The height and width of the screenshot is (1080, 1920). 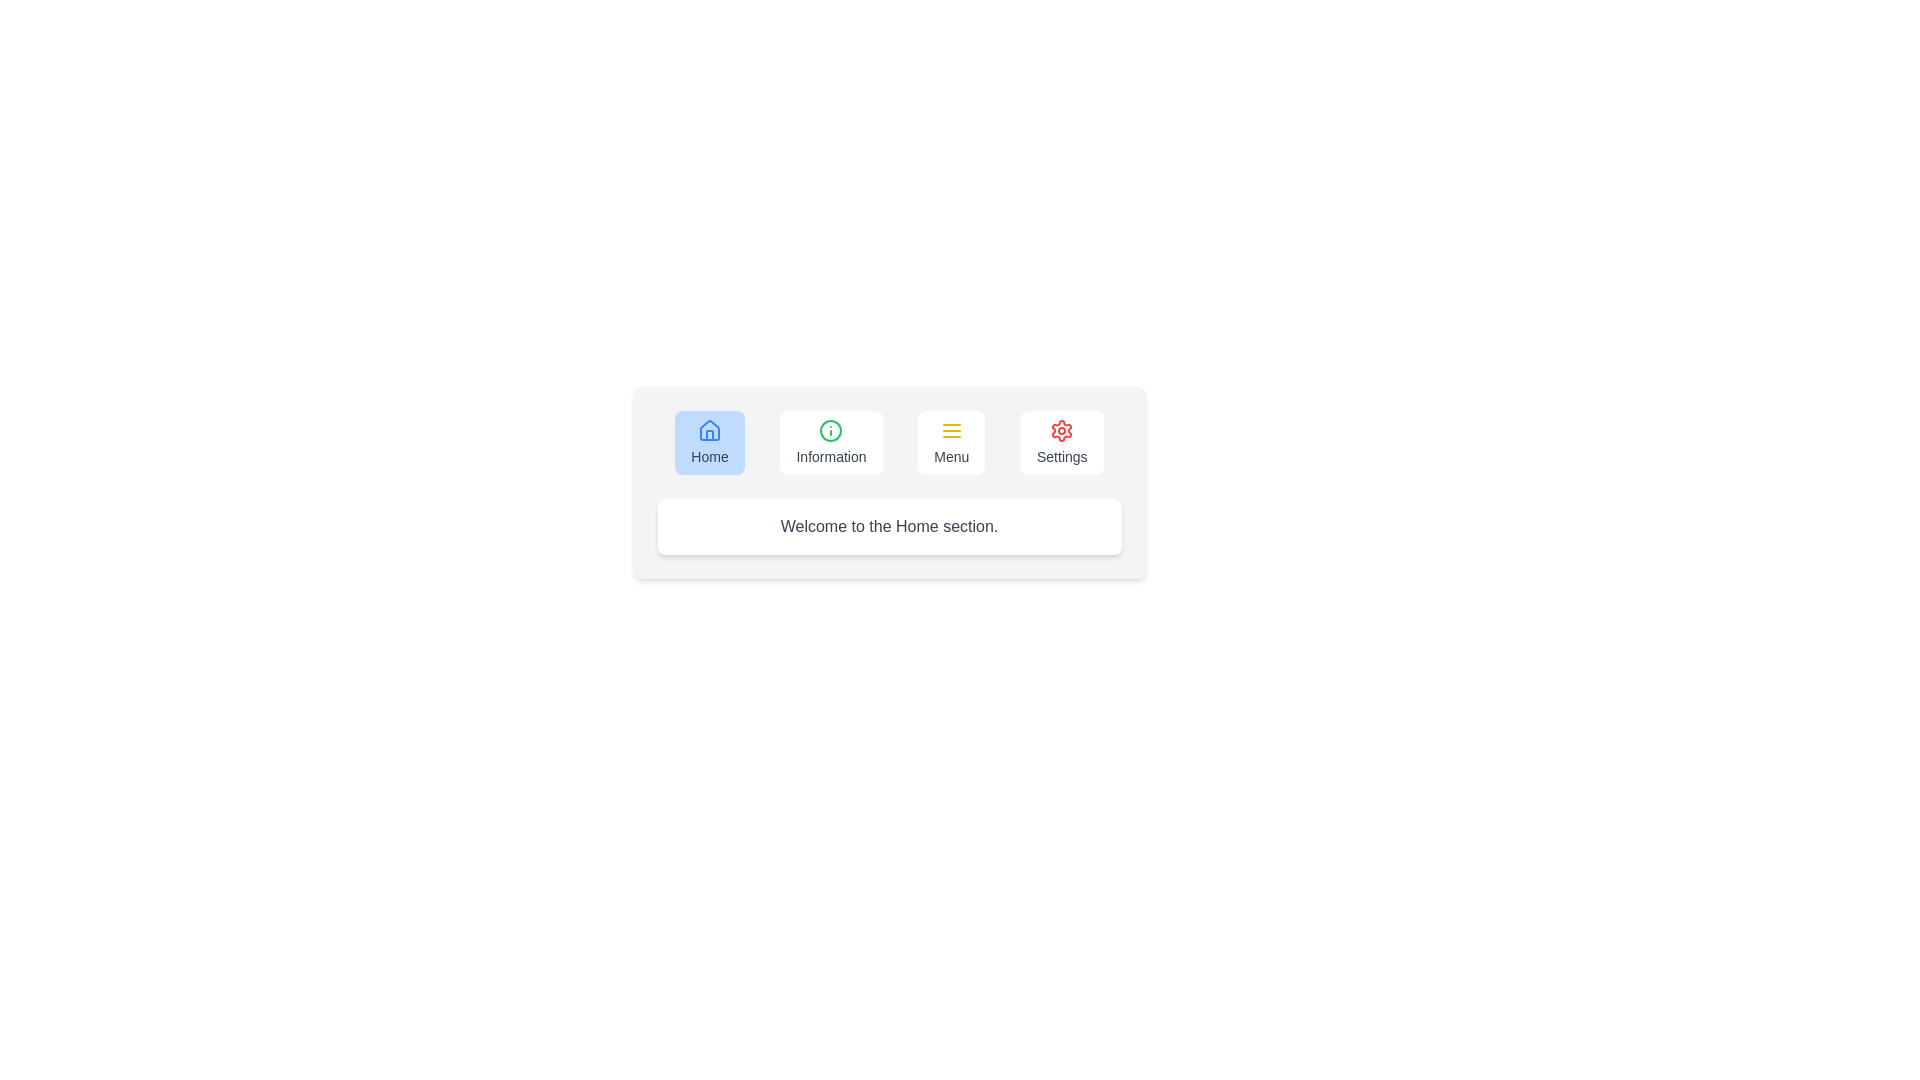 I want to click on the 'Settings' icon located in the upper portion of the 'Settings' interactive section, so click(x=1061, y=430).